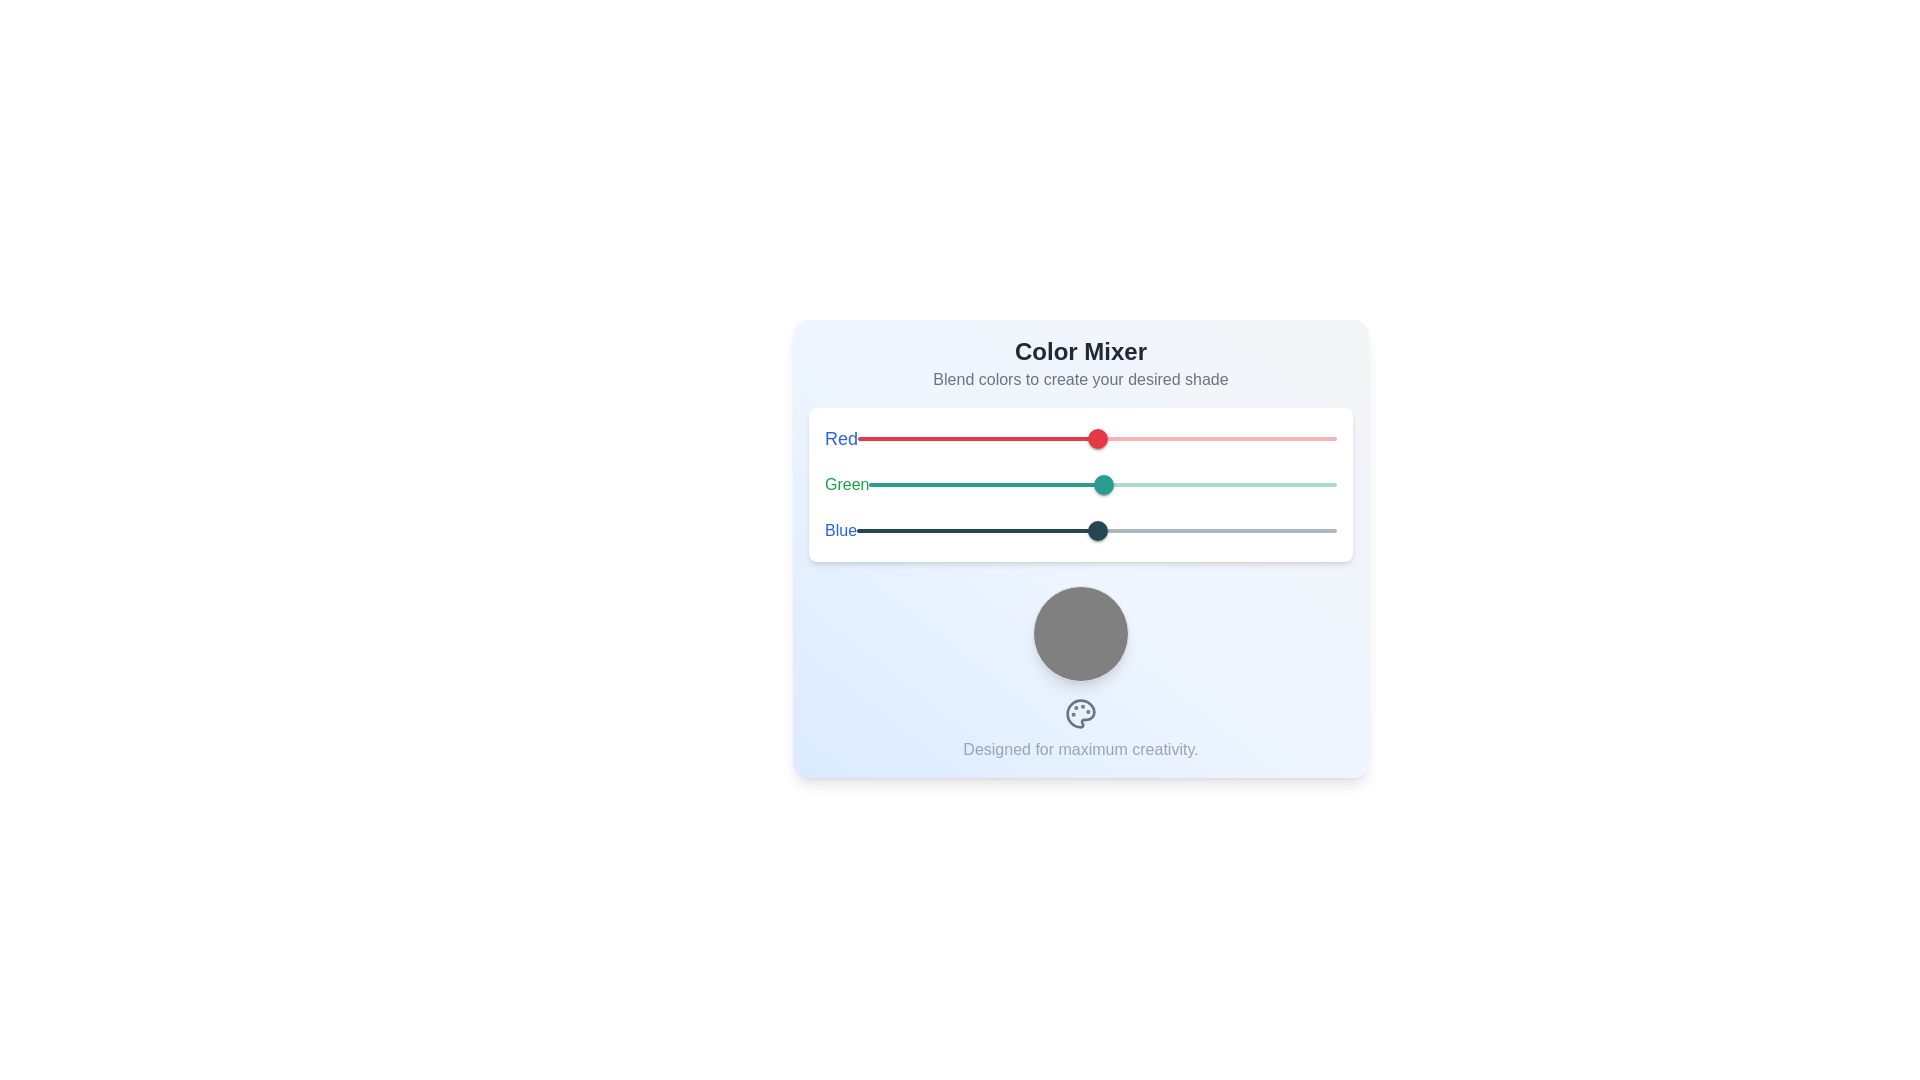 Image resolution: width=1920 pixels, height=1080 pixels. What do you see at coordinates (873, 485) in the screenshot?
I see `the green slider` at bounding box center [873, 485].